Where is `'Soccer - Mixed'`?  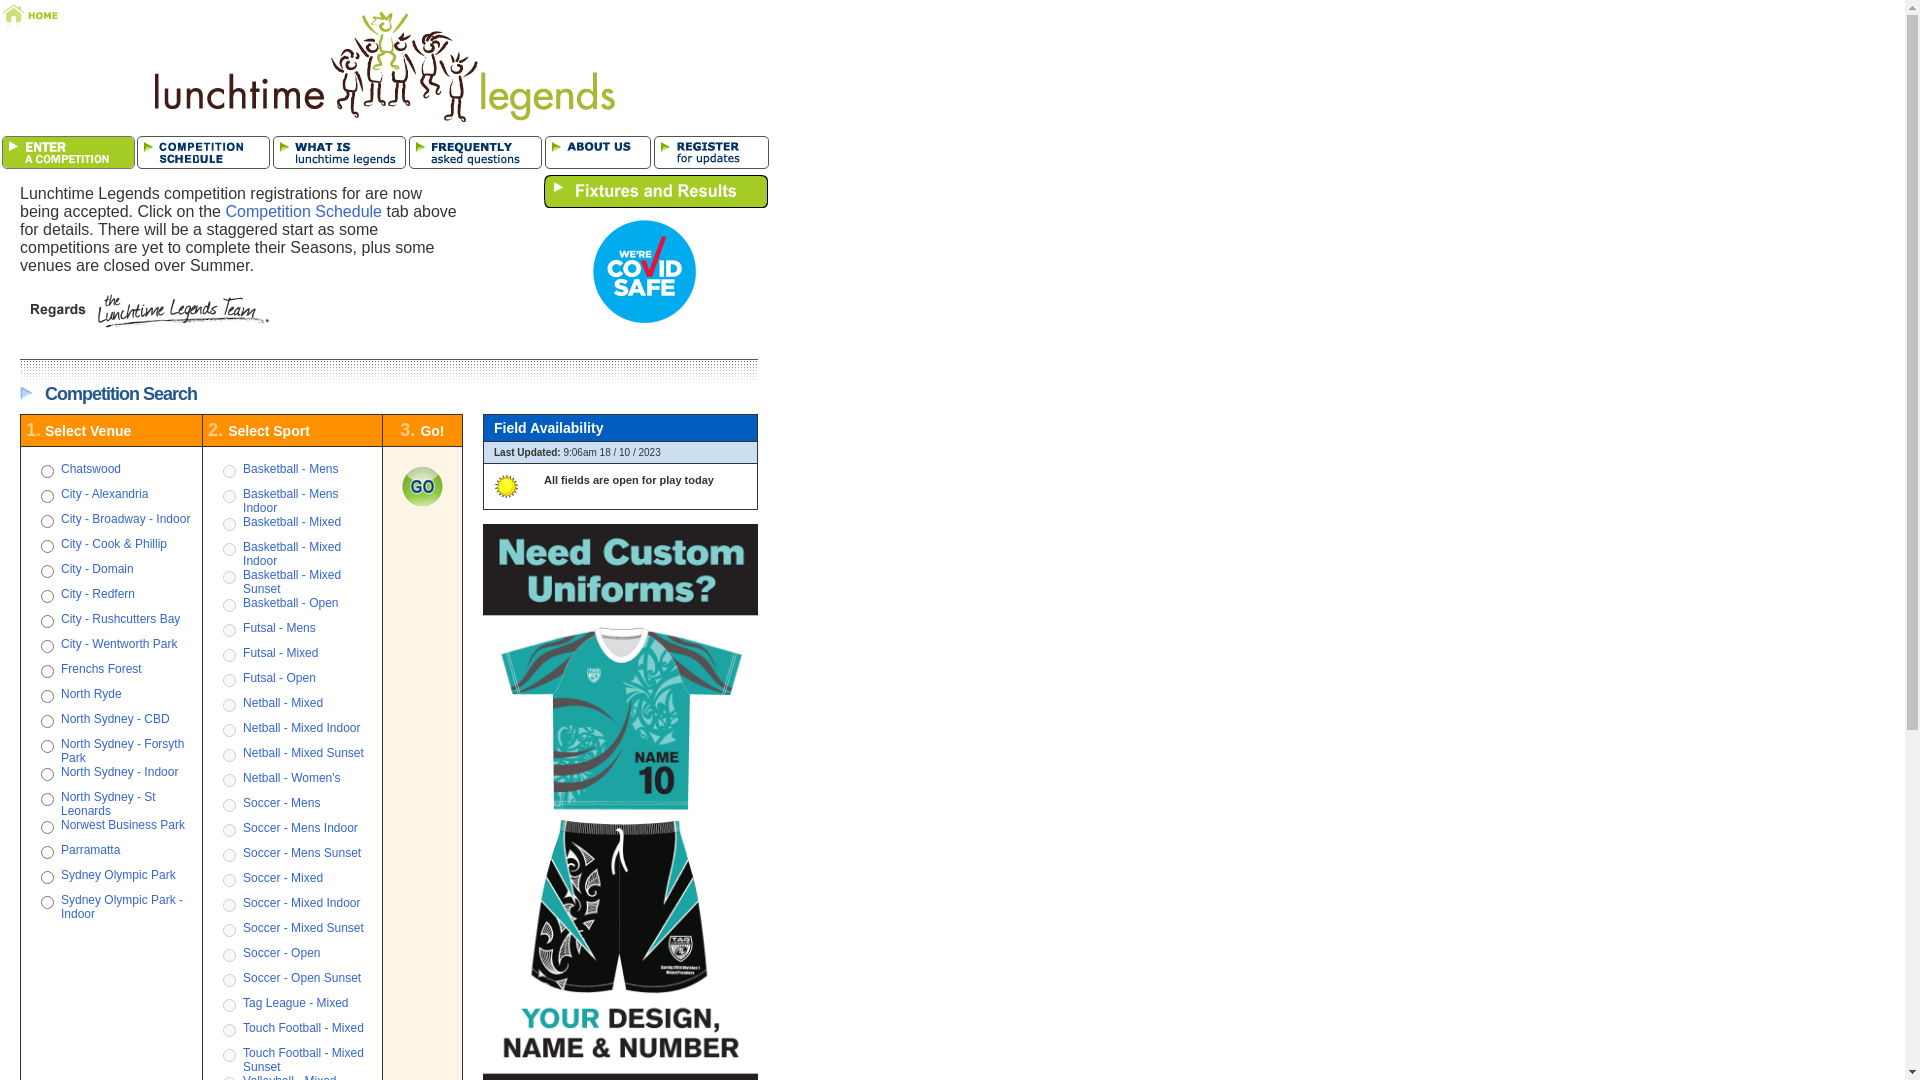
'Soccer - Mixed' is located at coordinates (282, 877).